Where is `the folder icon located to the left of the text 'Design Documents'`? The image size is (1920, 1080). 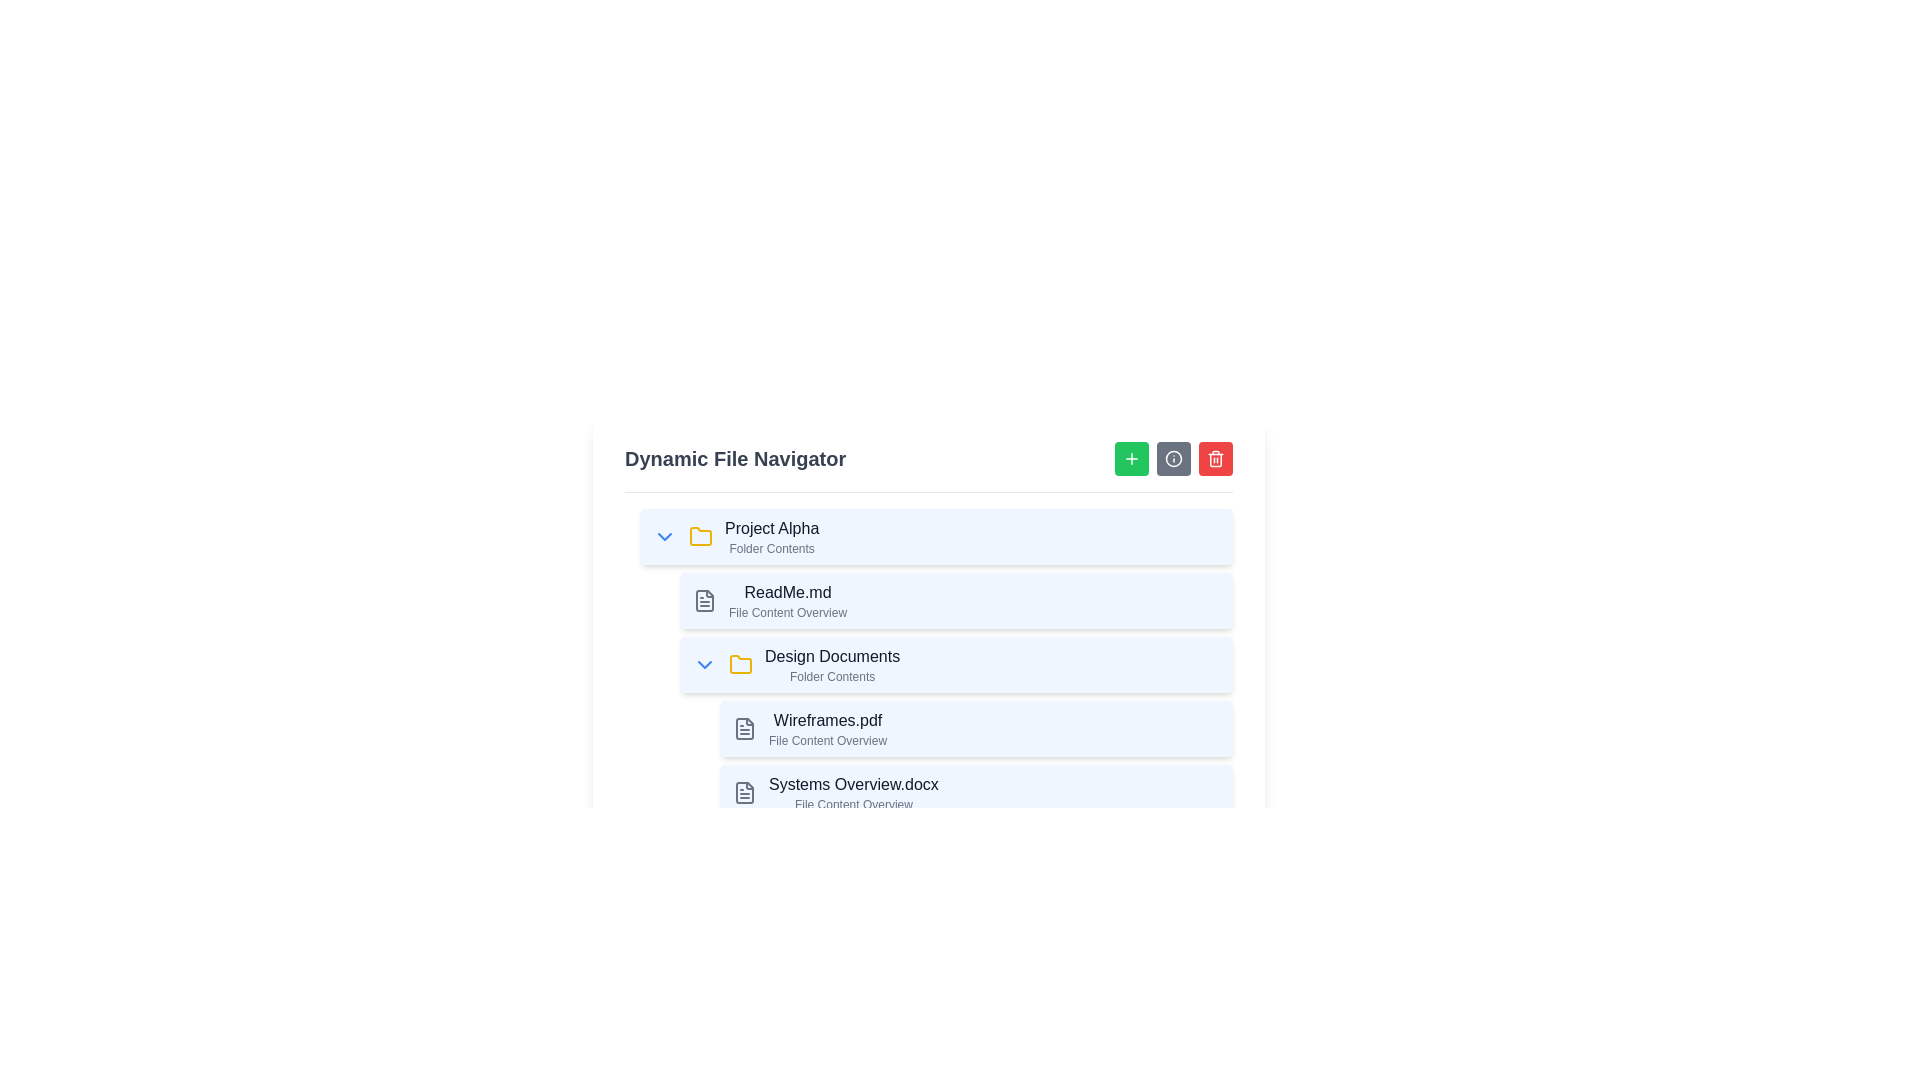 the folder icon located to the left of the text 'Design Documents' is located at coordinates (739, 663).